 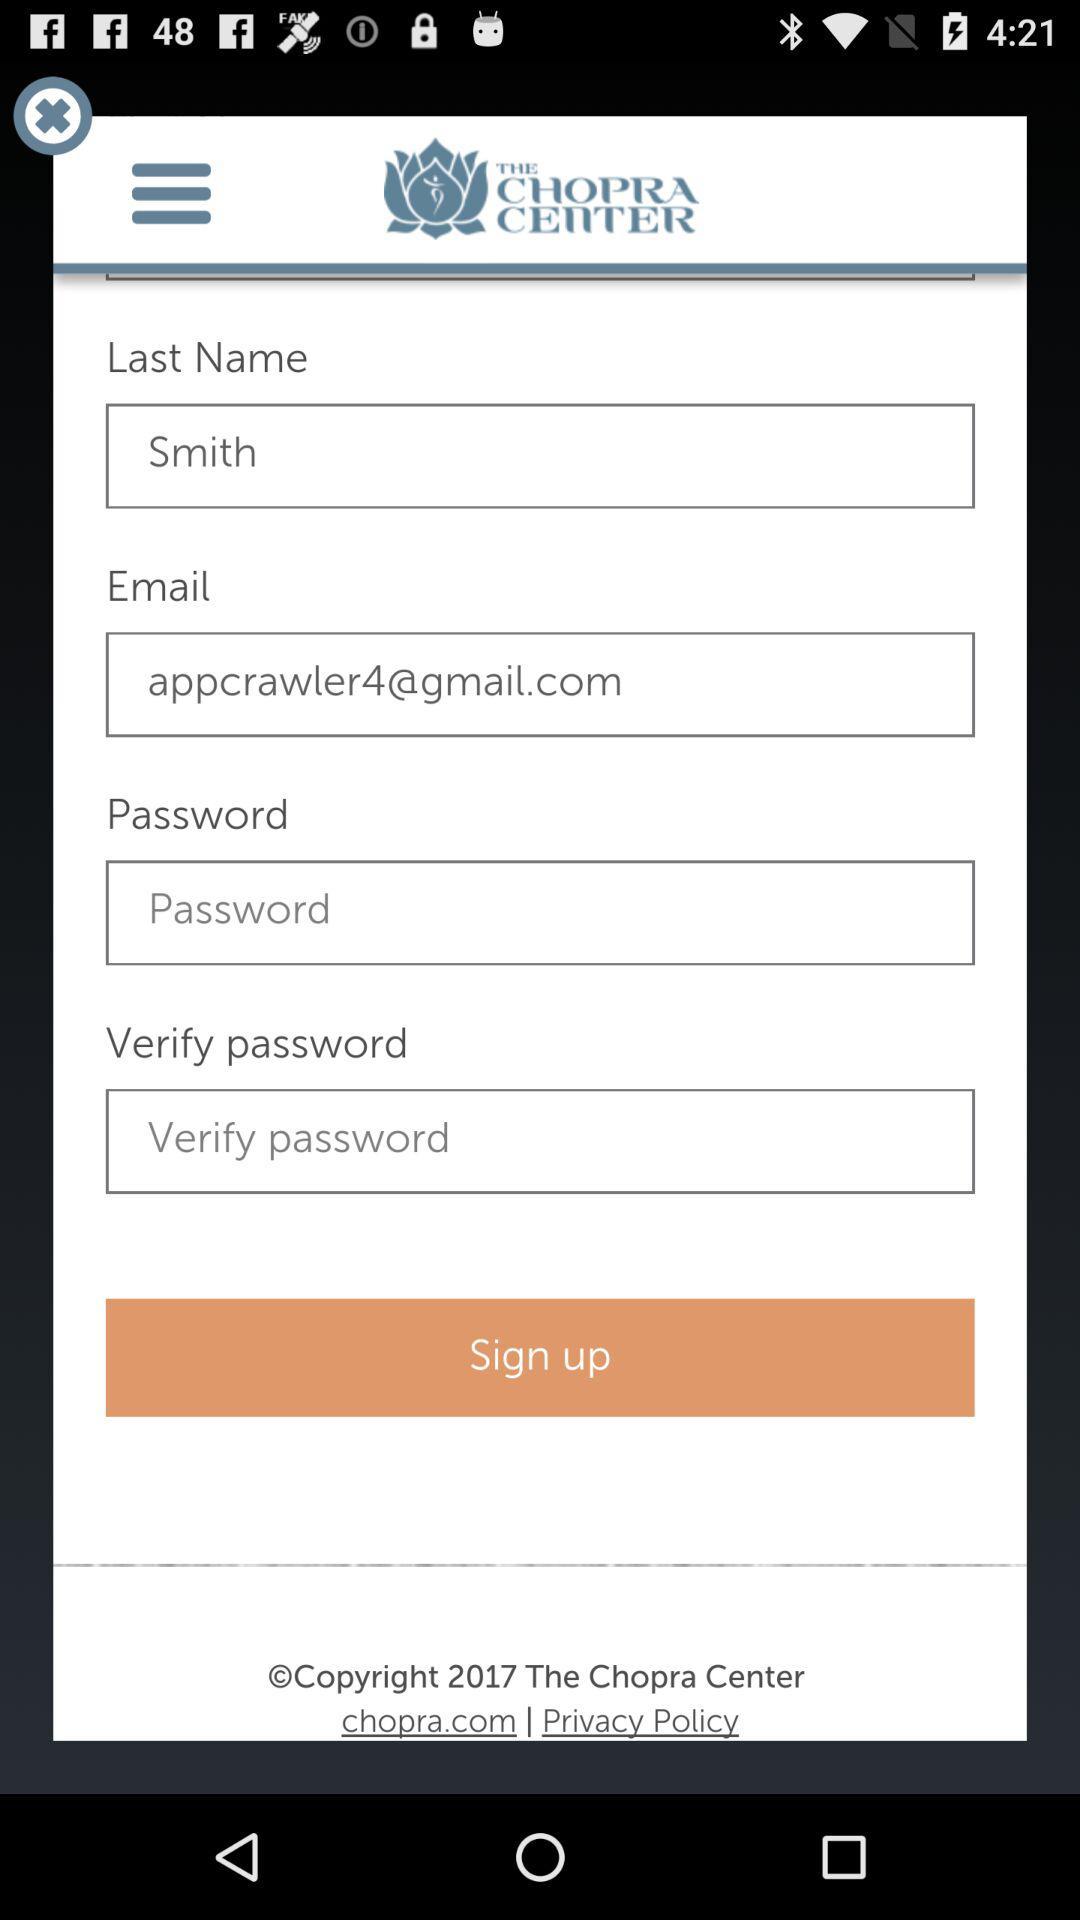 What do you see at coordinates (51, 123) in the screenshot?
I see `the close icon` at bounding box center [51, 123].